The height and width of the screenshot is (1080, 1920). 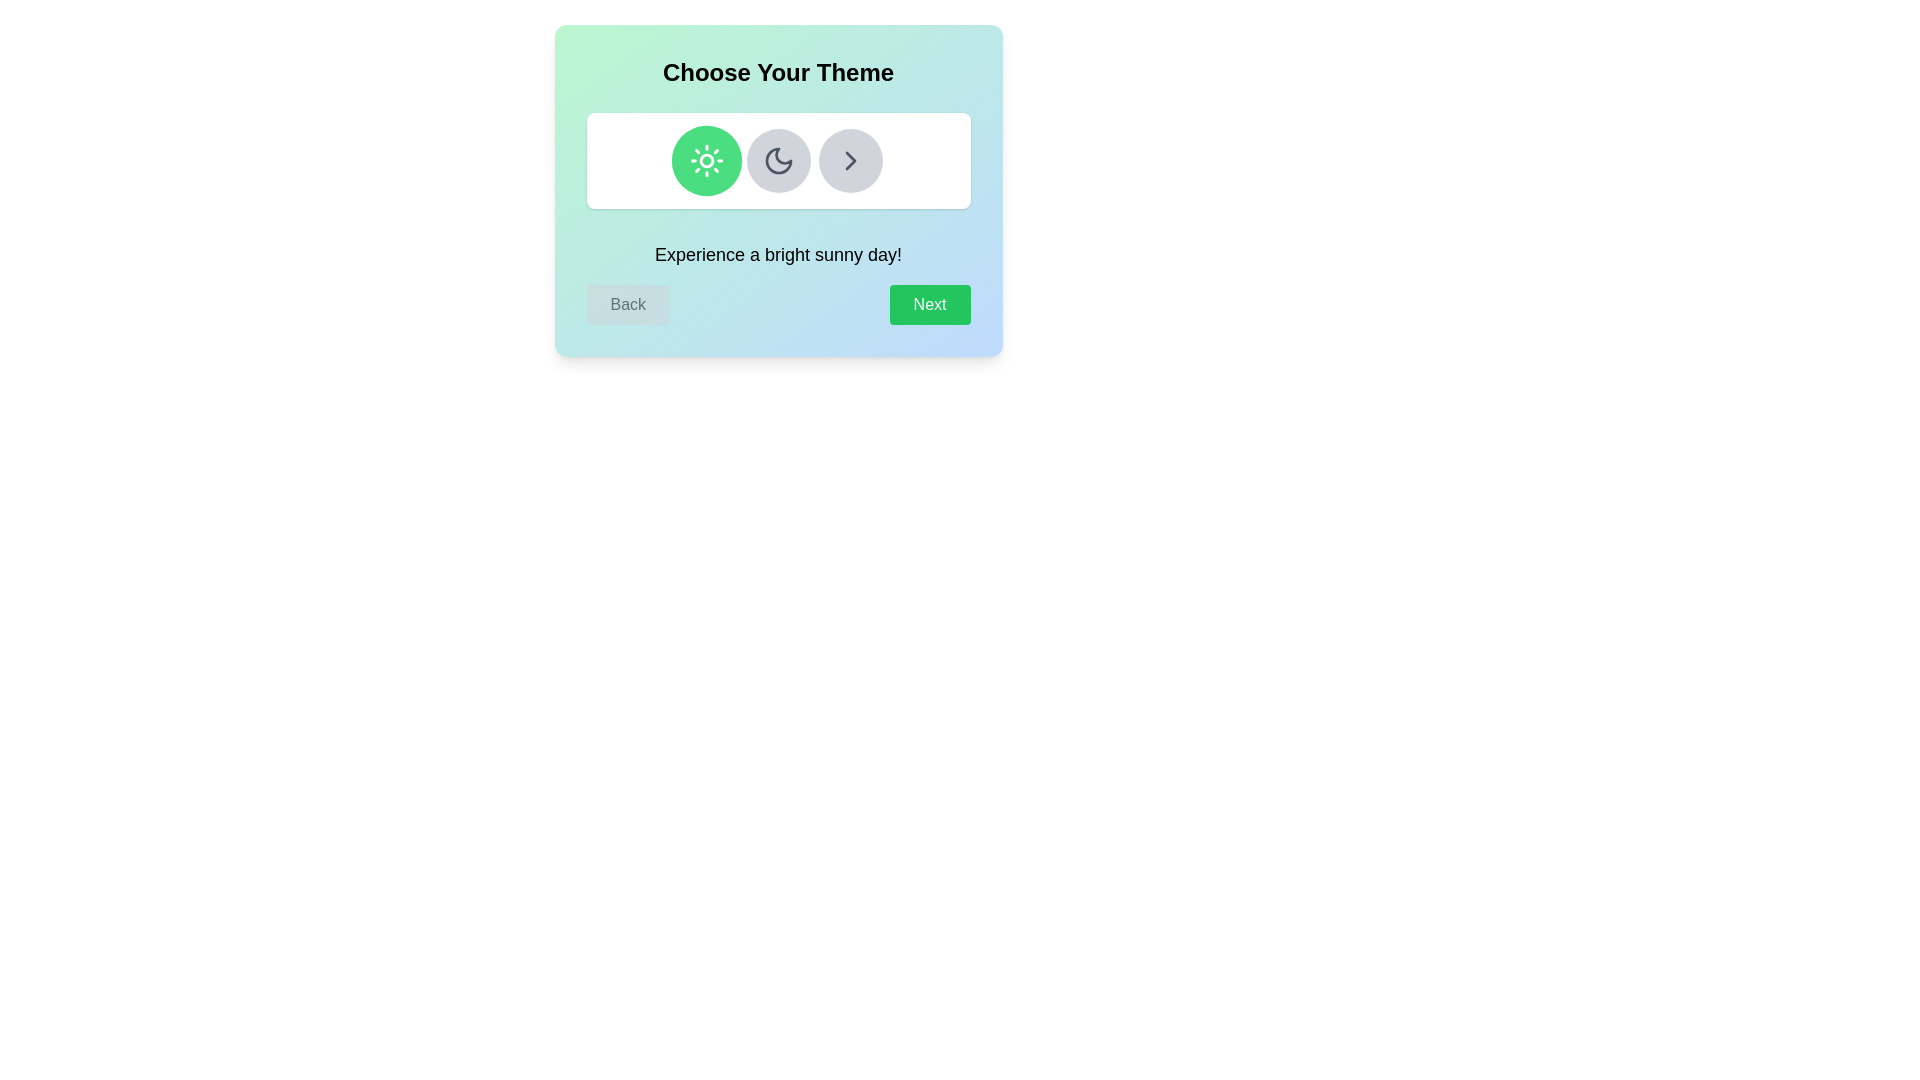 What do you see at coordinates (929, 304) in the screenshot?
I see `the 'Next' button to change the theme` at bounding box center [929, 304].